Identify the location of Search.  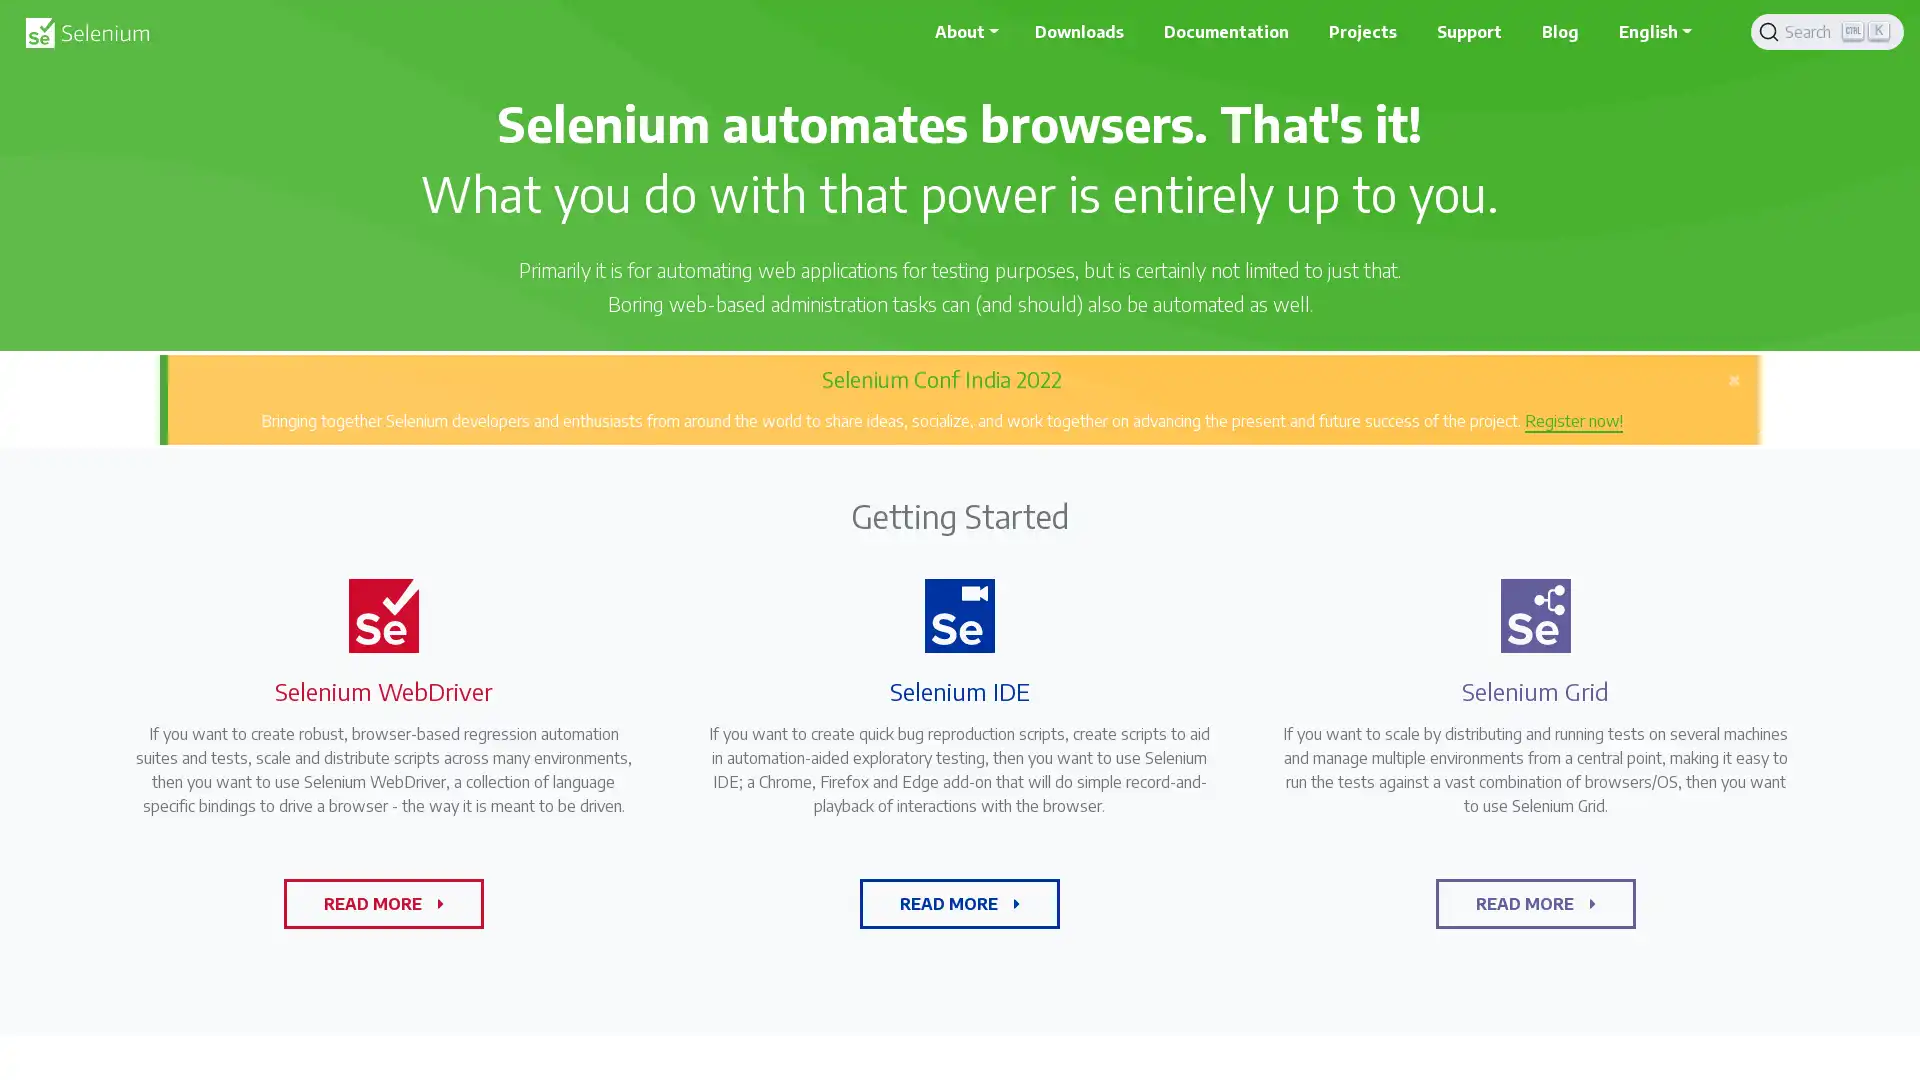
(1827, 31).